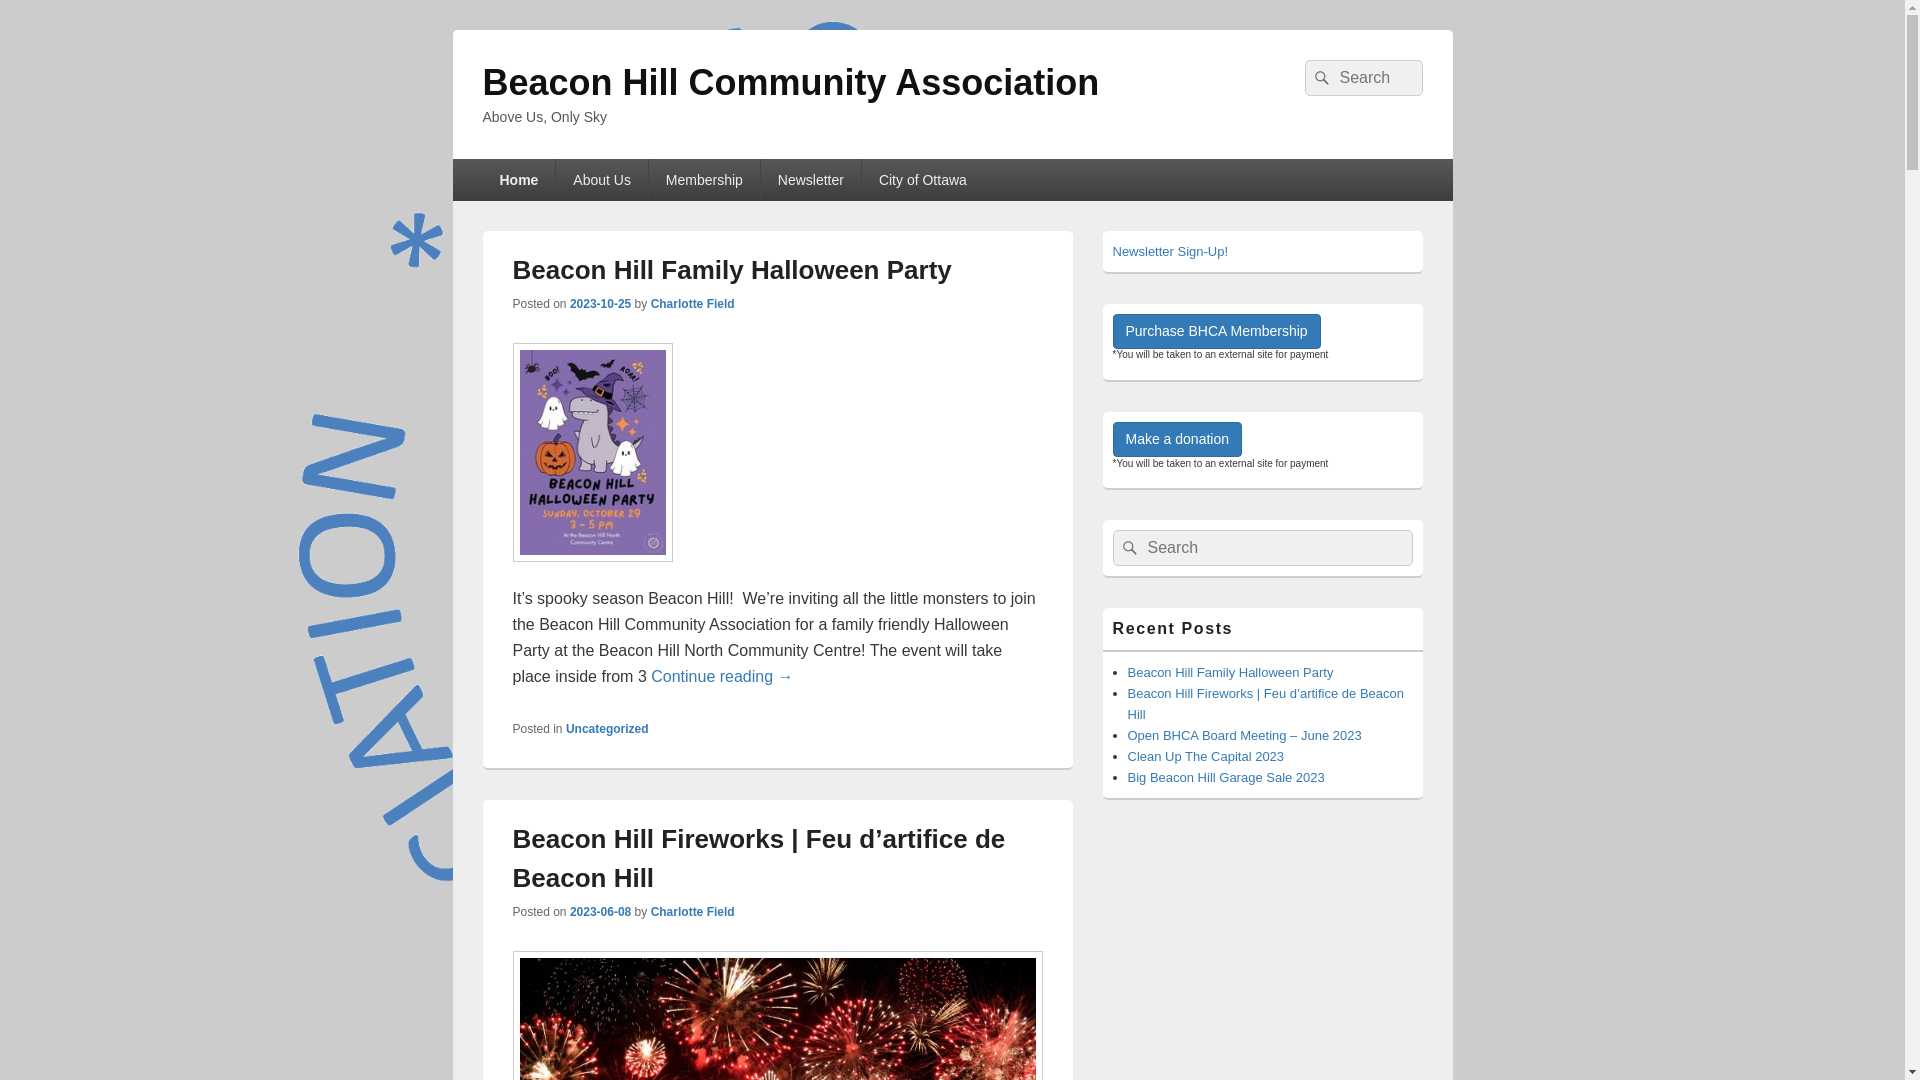 This screenshot has width=1920, height=1080. What do you see at coordinates (811, 180) in the screenshot?
I see `'Newsletter'` at bounding box center [811, 180].